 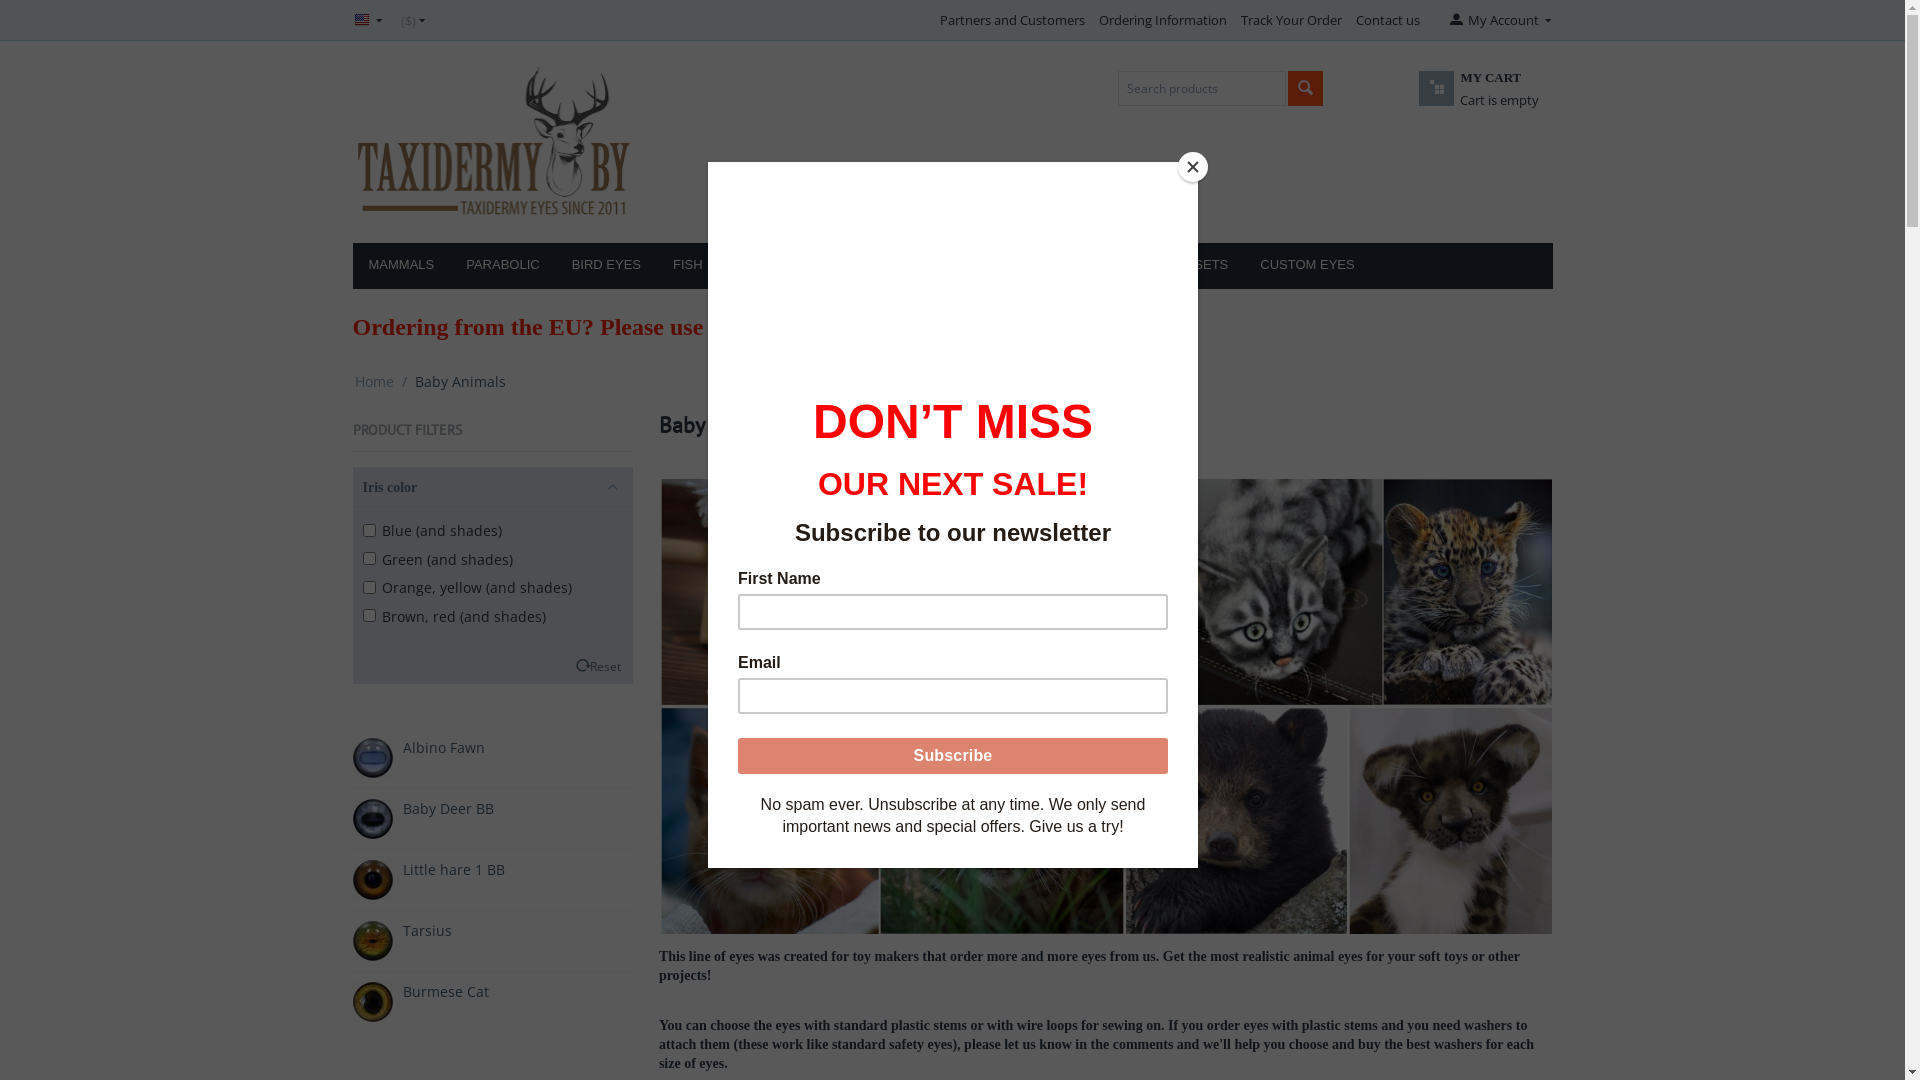 I want to click on 'Track Your Order', so click(x=1291, y=19).